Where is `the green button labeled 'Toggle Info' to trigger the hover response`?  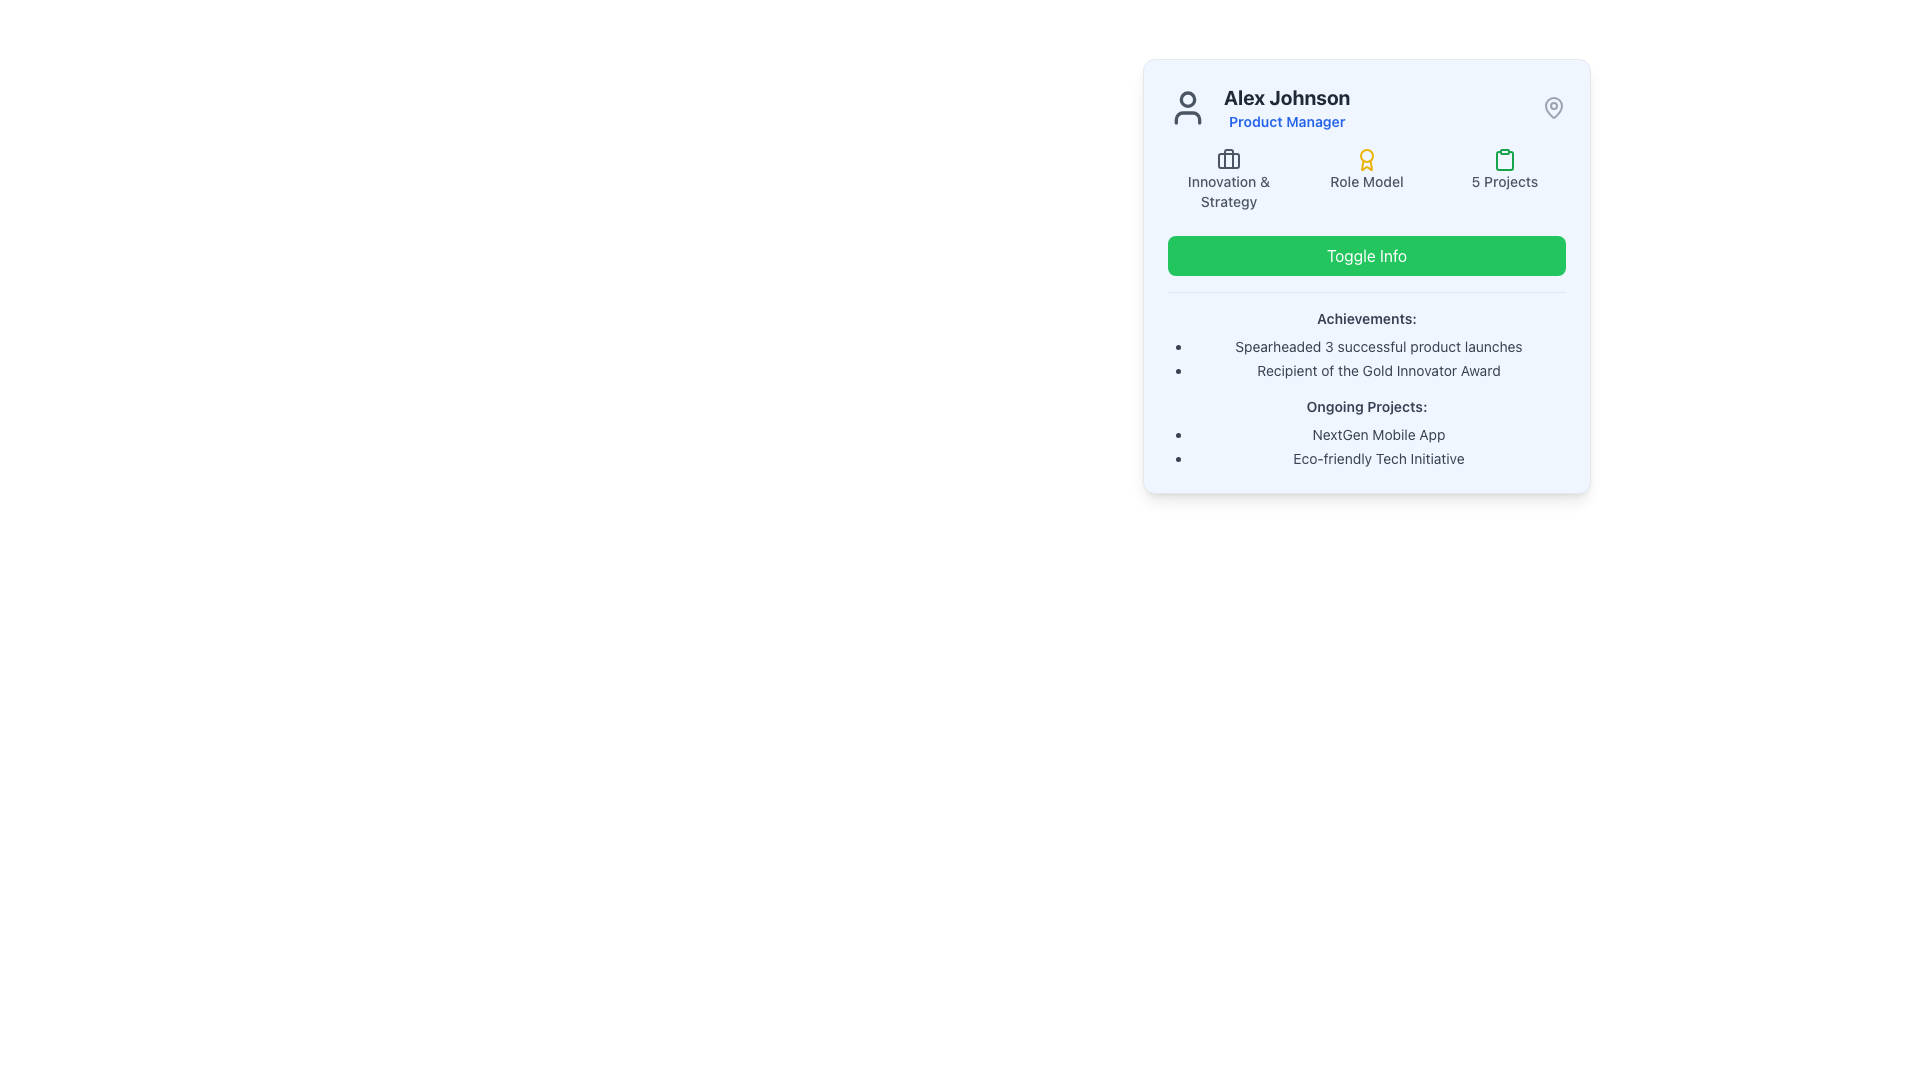 the green button labeled 'Toggle Info' to trigger the hover response is located at coordinates (1366, 254).